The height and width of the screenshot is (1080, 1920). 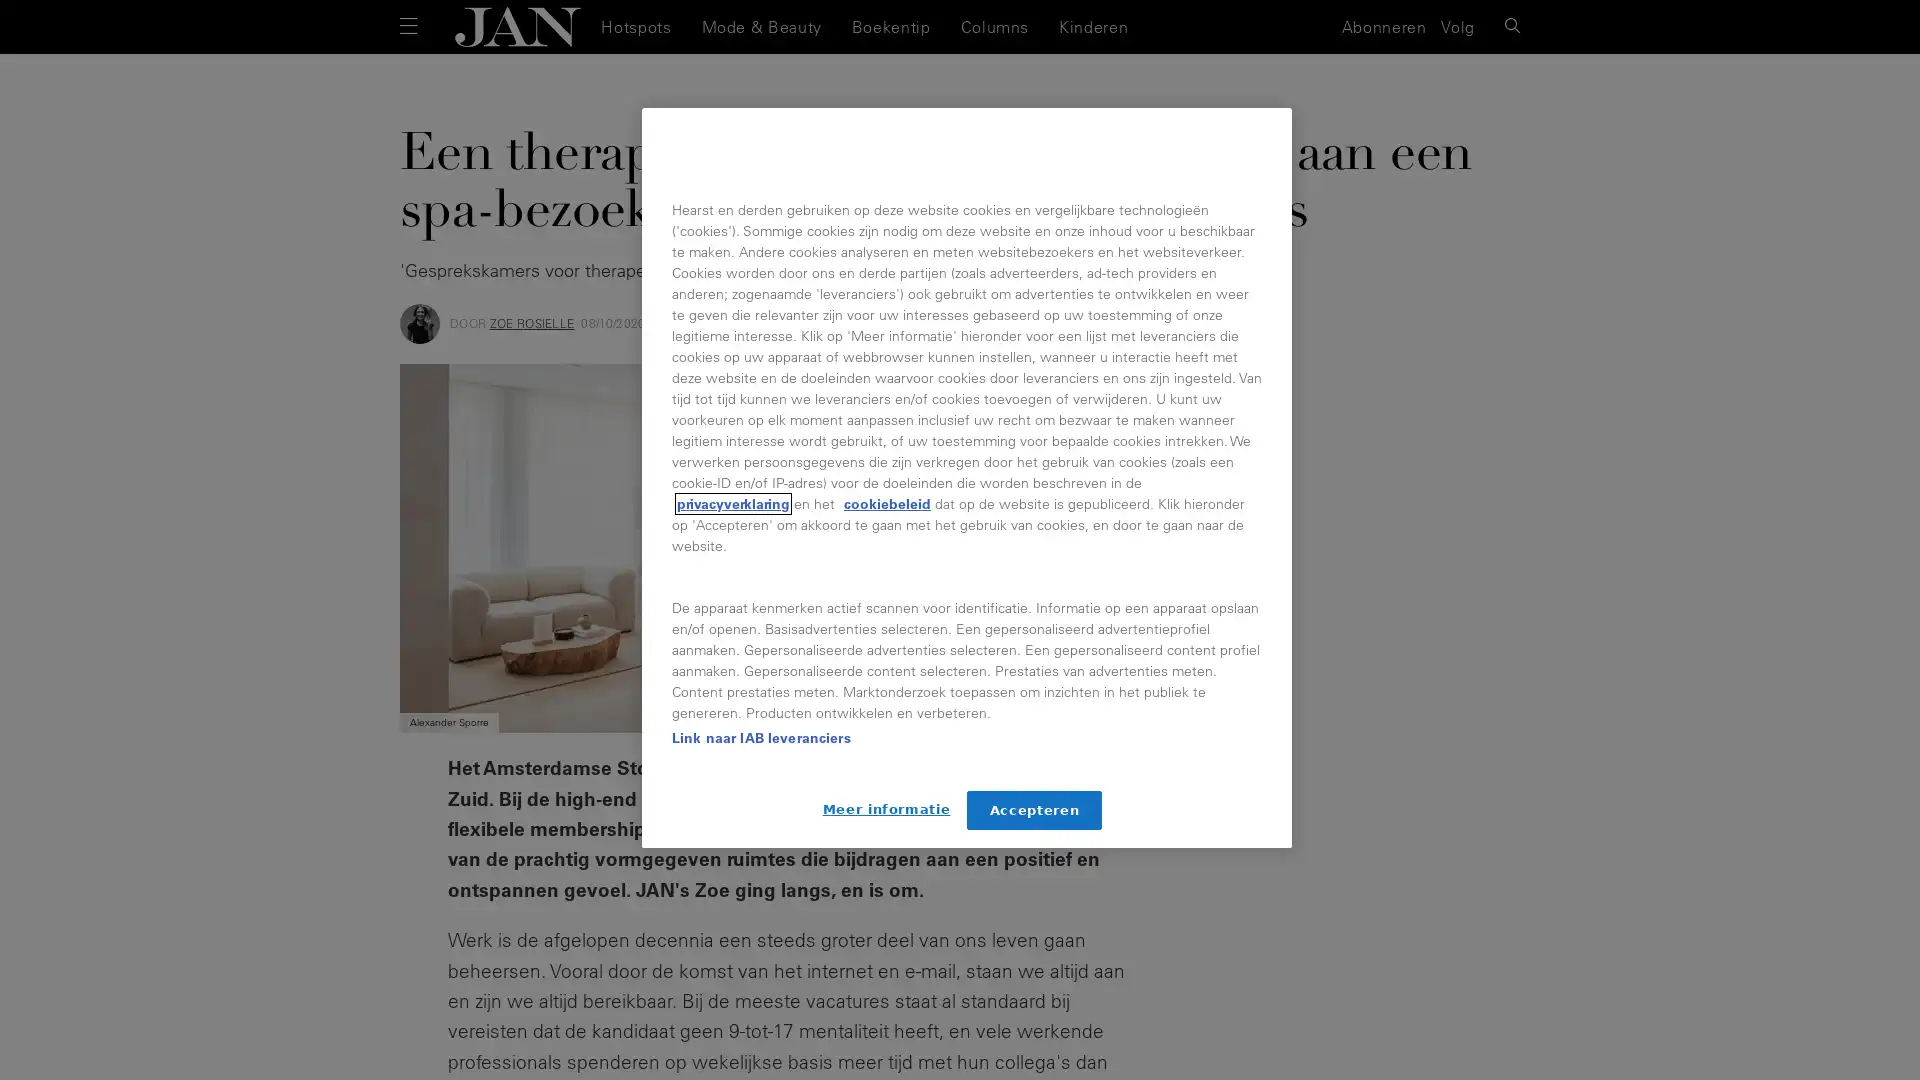 What do you see at coordinates (760, 737) in the screenshot?
I see `Link naar IAB leveranciers` at bounding box center [760, 737].